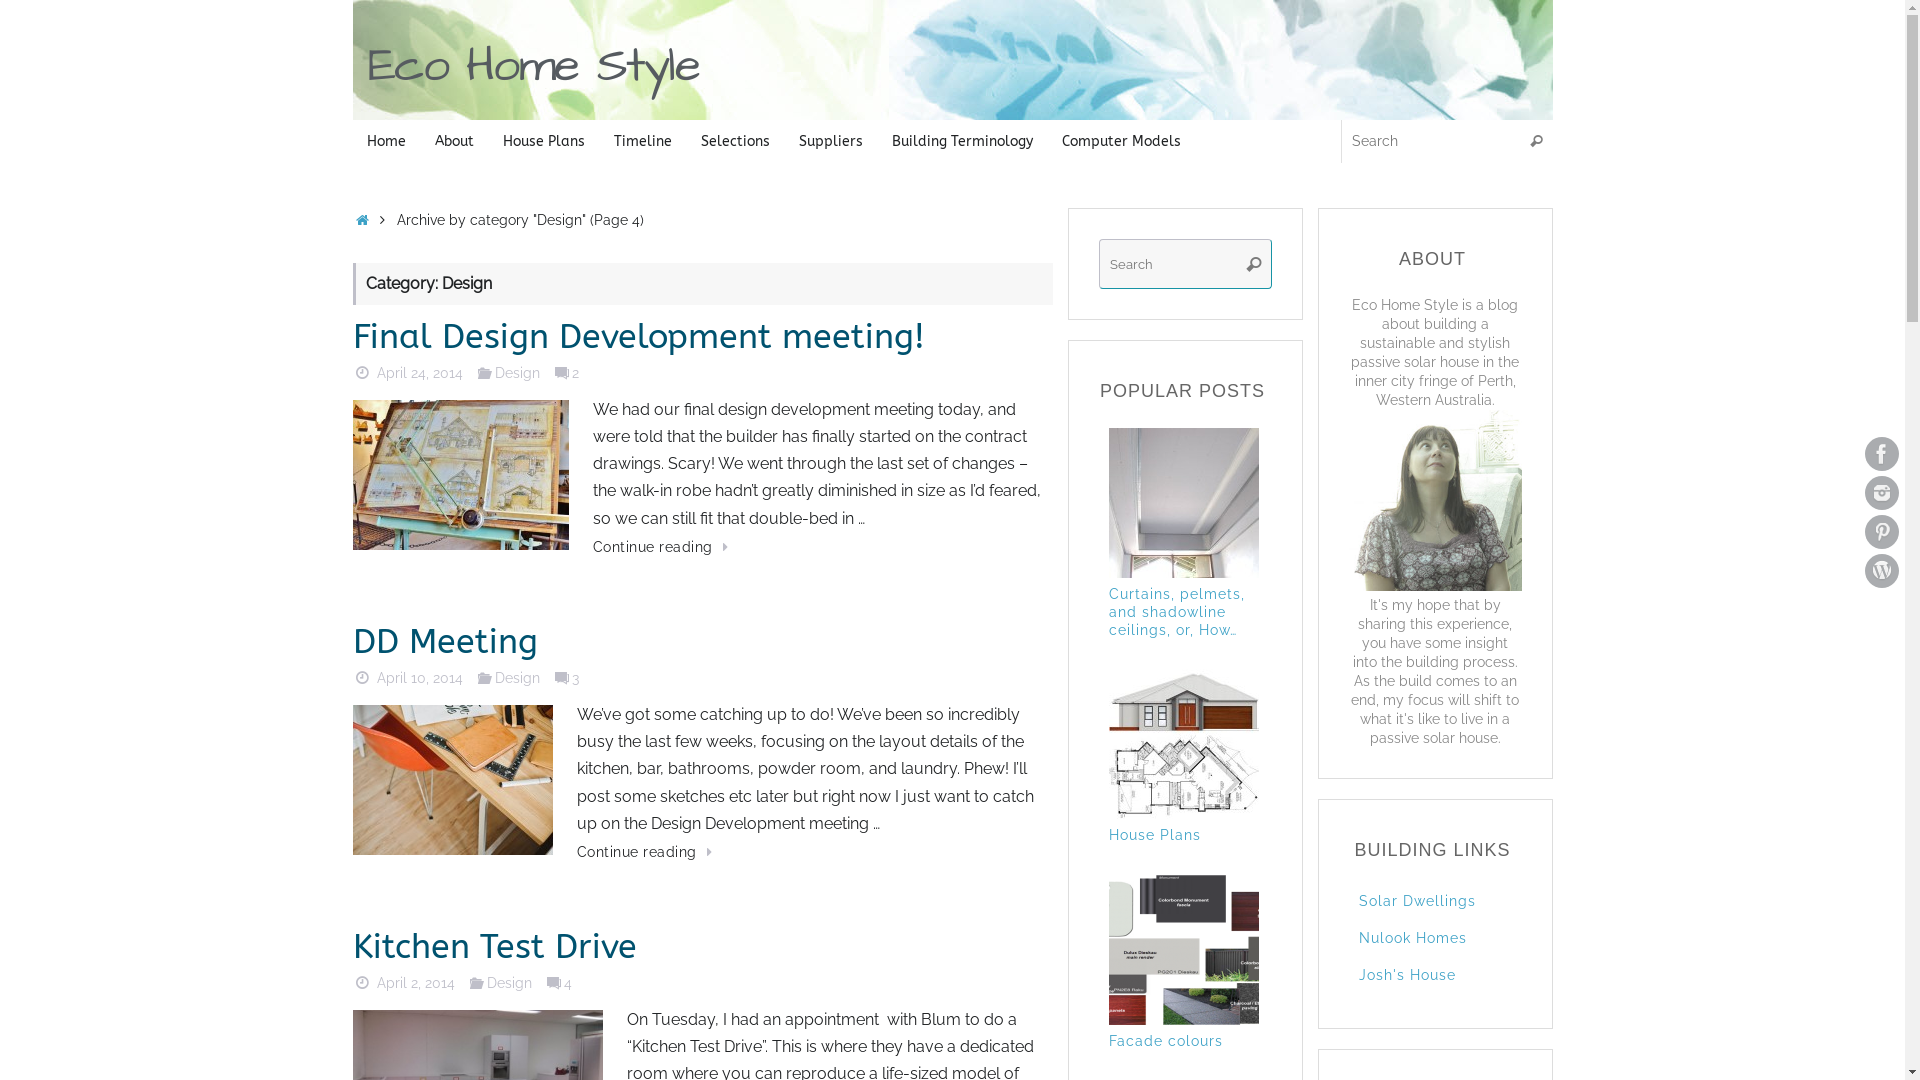  Describe the element at coordinates (1405, 974) in the screenshot. I see `'Josh's House'` at that location.